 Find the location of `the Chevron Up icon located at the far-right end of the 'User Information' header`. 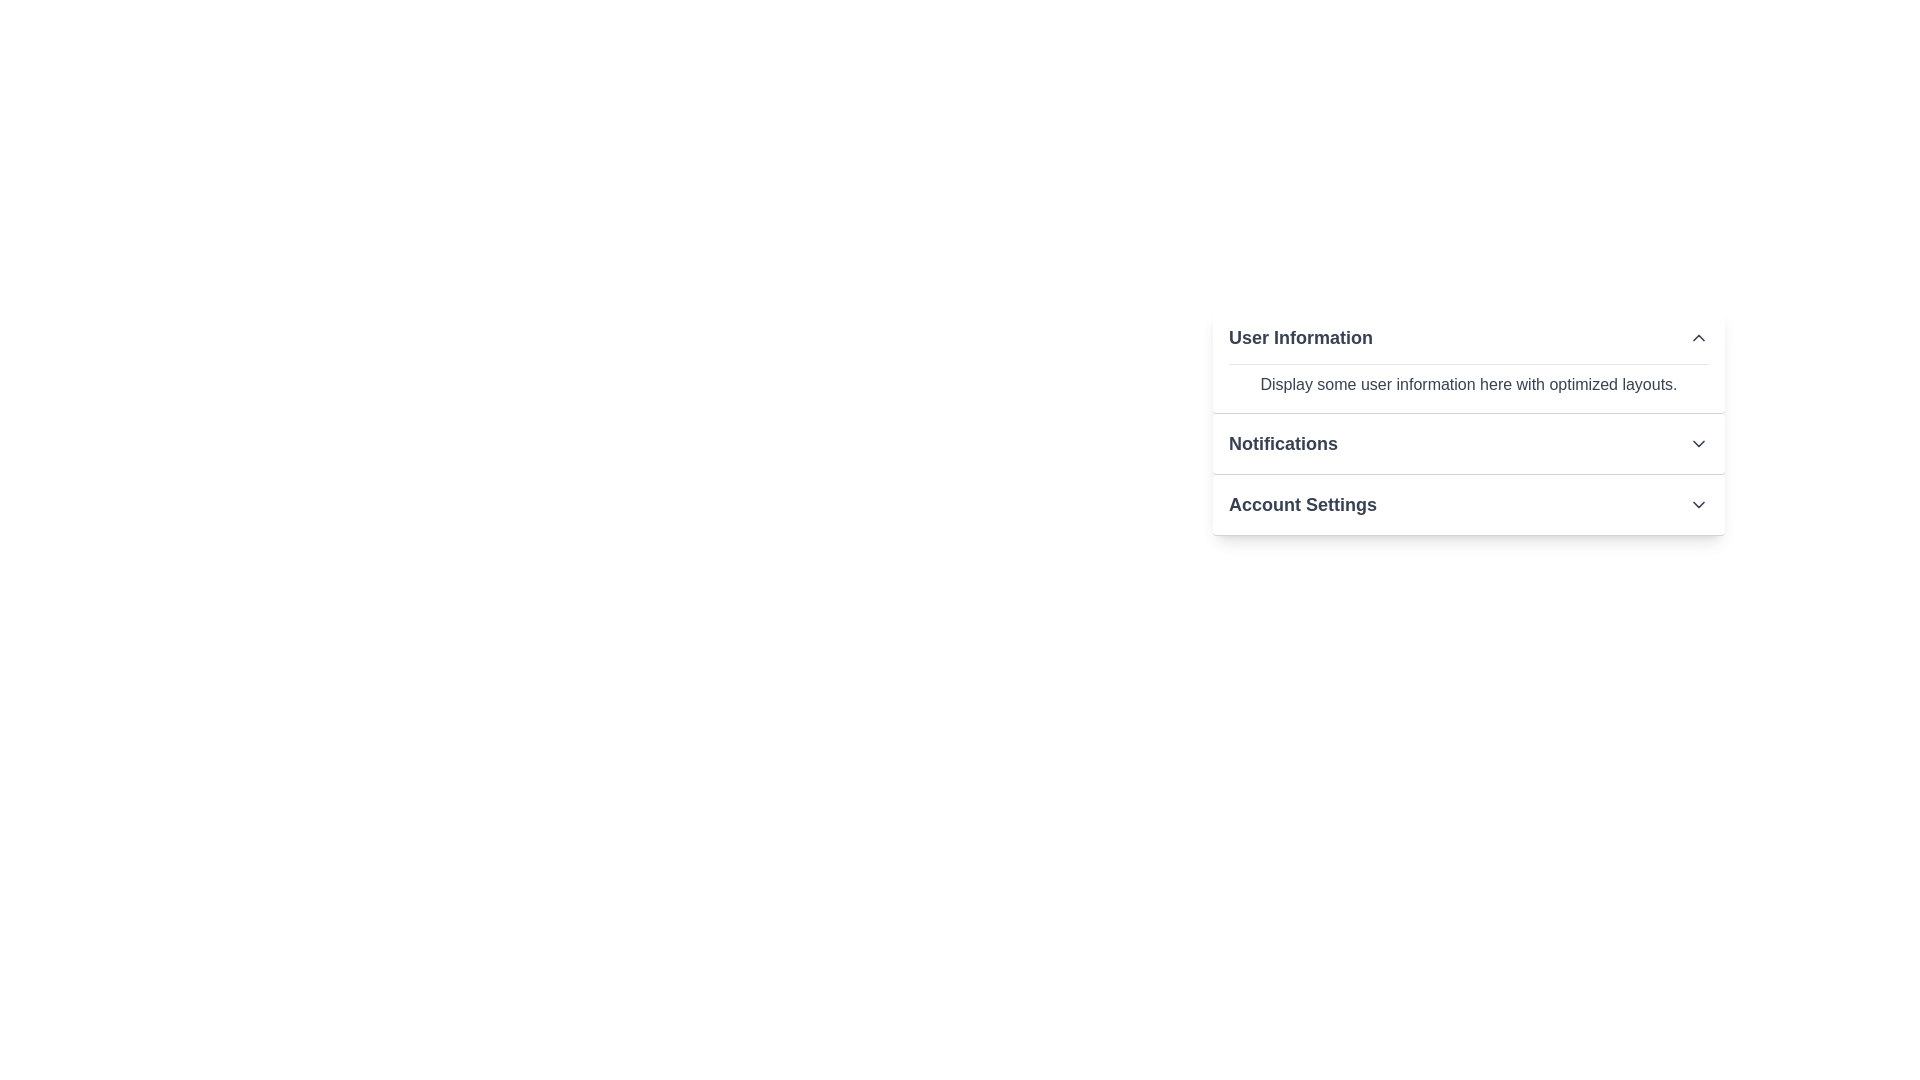

the Chevron Up icon located at the far-right end of the 'User Information' header is located at coordinates (1698, 337).